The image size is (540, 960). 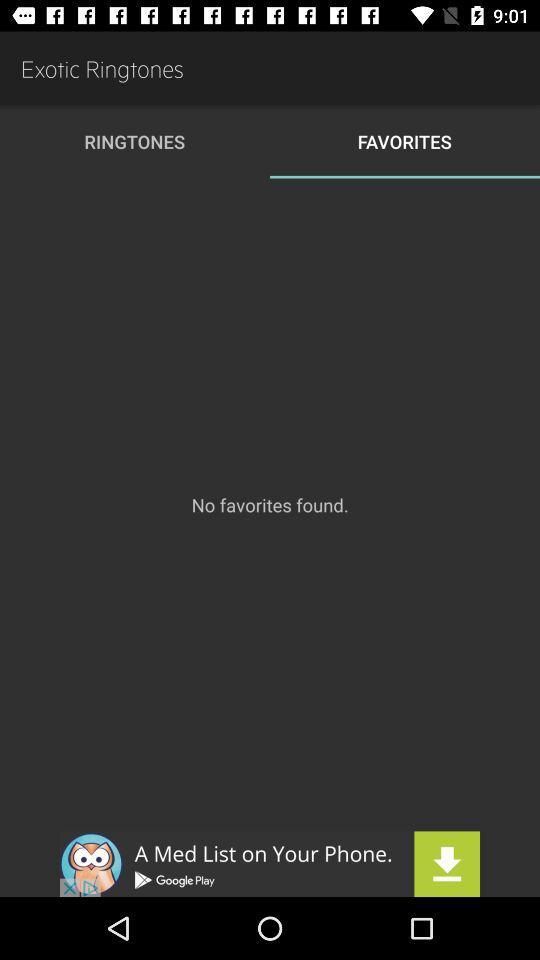 What do you see at coordinates (270, 863) in the screenshot?
I see `for adverisment` at bounding box center [270, 863].